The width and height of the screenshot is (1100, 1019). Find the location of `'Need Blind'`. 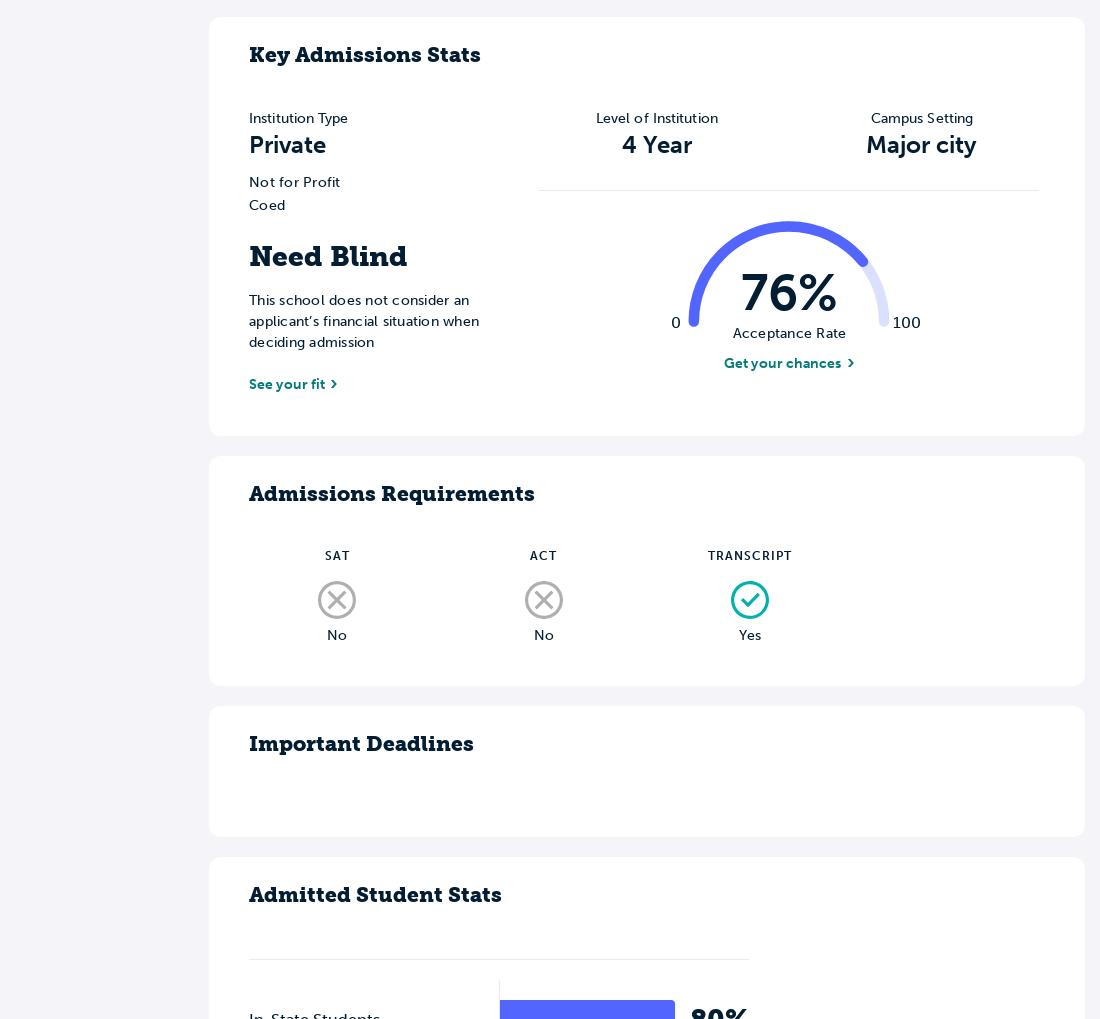

'Need Blind' is located at coordinates (249, 256).